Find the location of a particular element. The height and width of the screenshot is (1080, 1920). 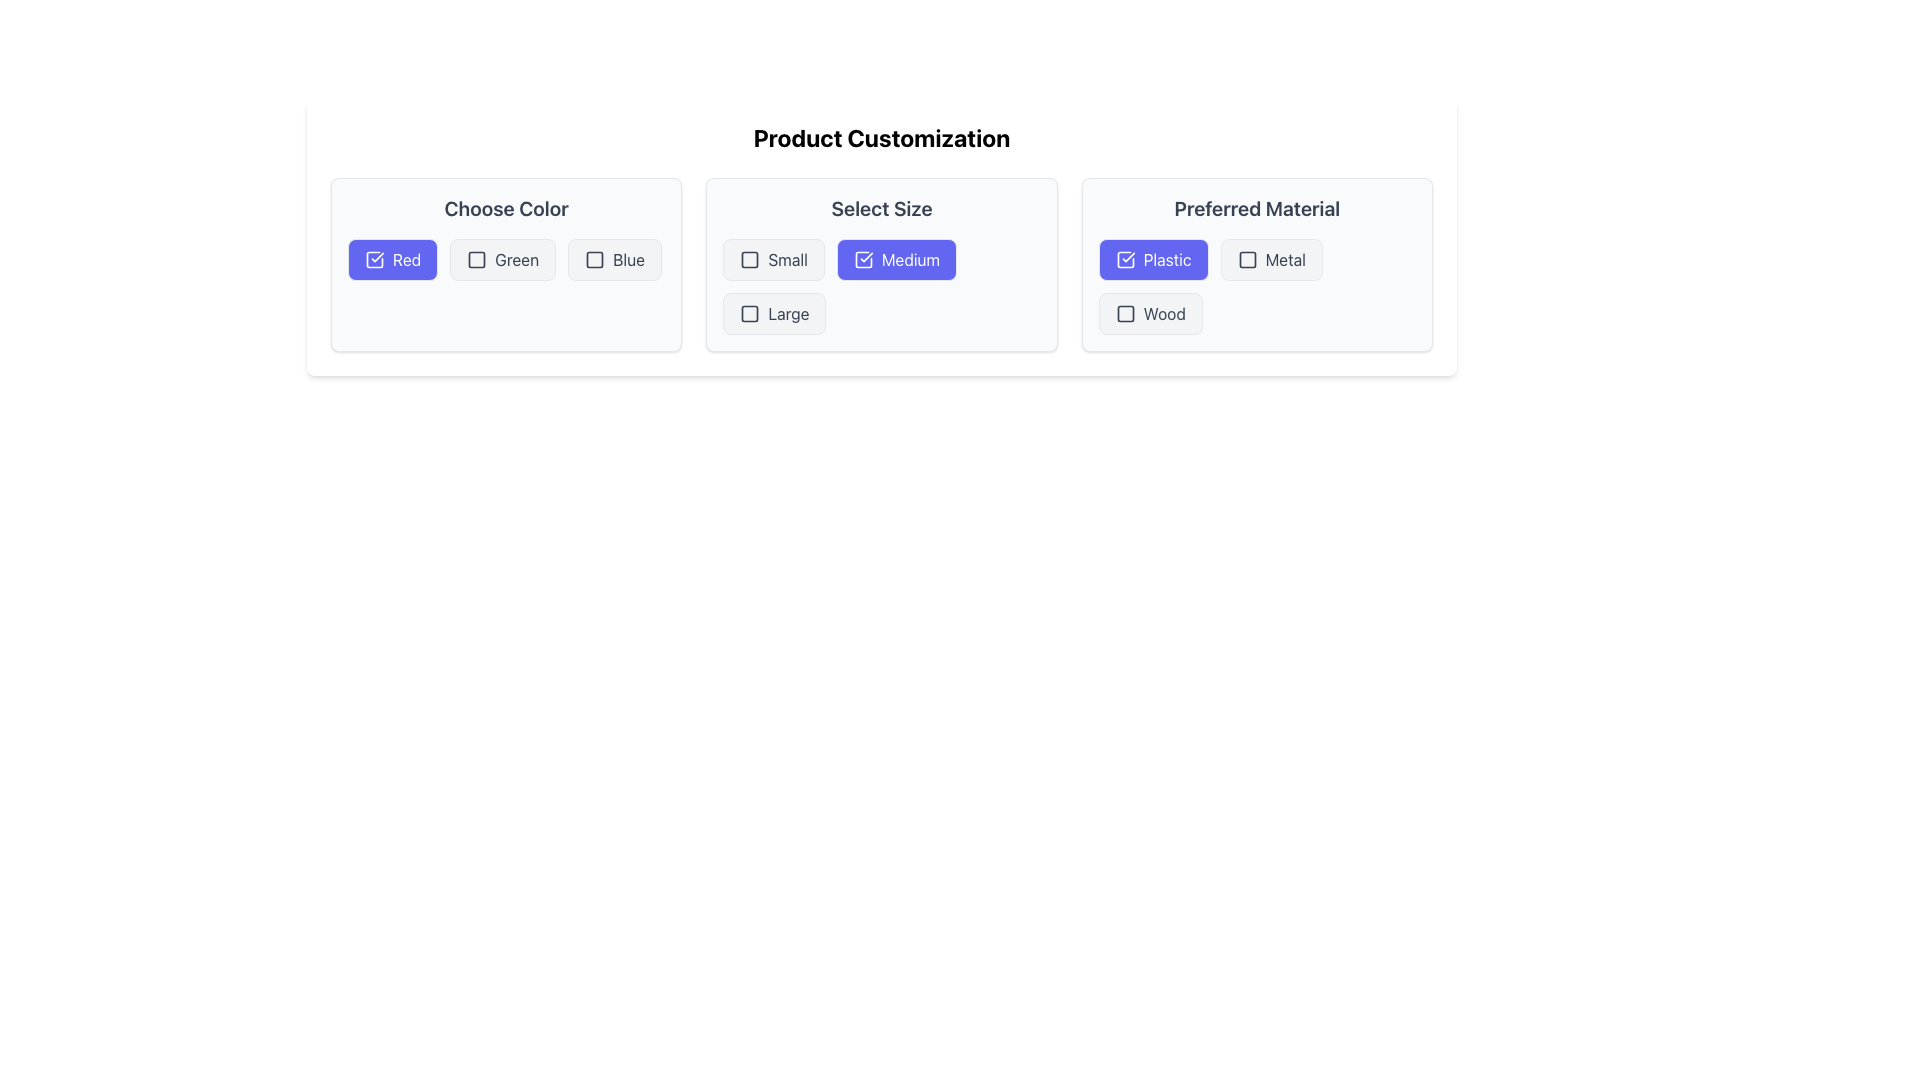

the text label that introduces the color selection options in the leftmost panel of the 'Product Customization' section is located at coordinates (506, 208).